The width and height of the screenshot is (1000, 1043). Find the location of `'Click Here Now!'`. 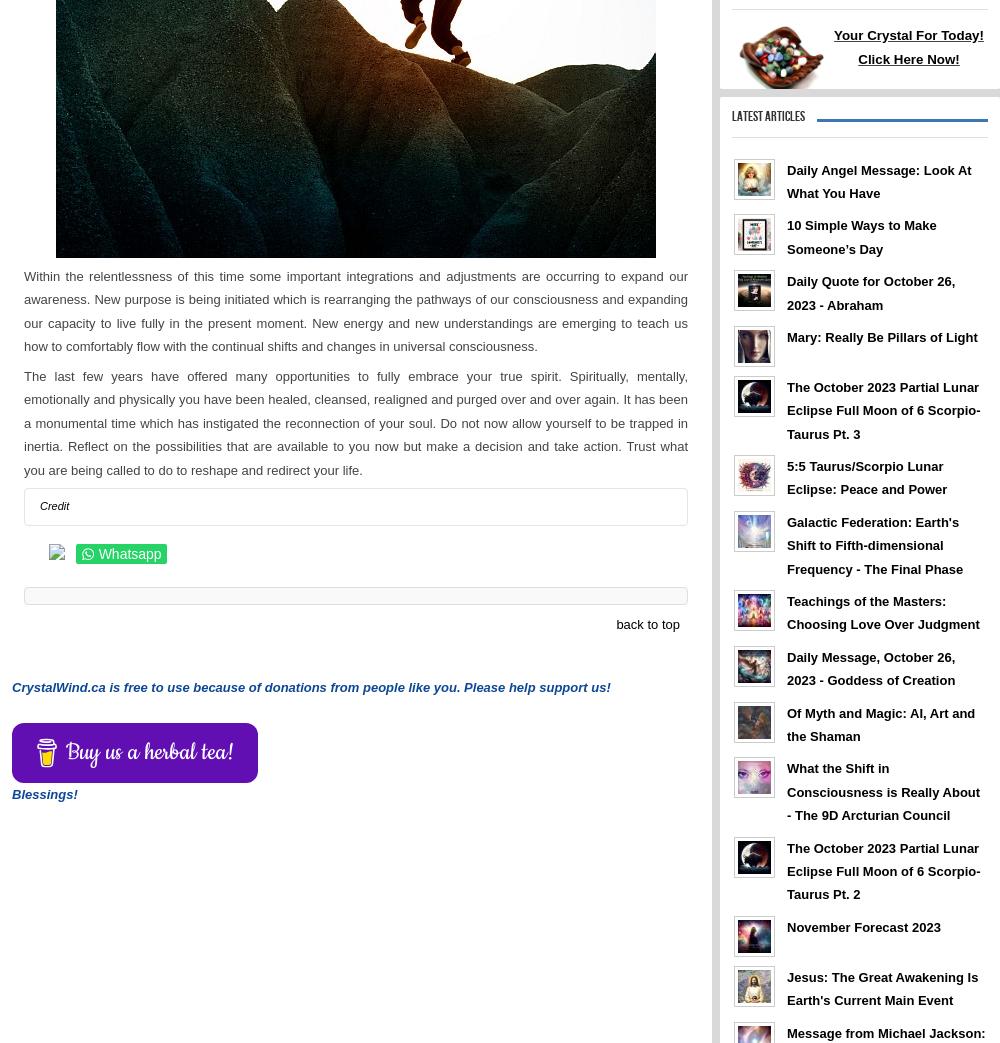

'Click Here Now!' is located at coordinates (908, 57).